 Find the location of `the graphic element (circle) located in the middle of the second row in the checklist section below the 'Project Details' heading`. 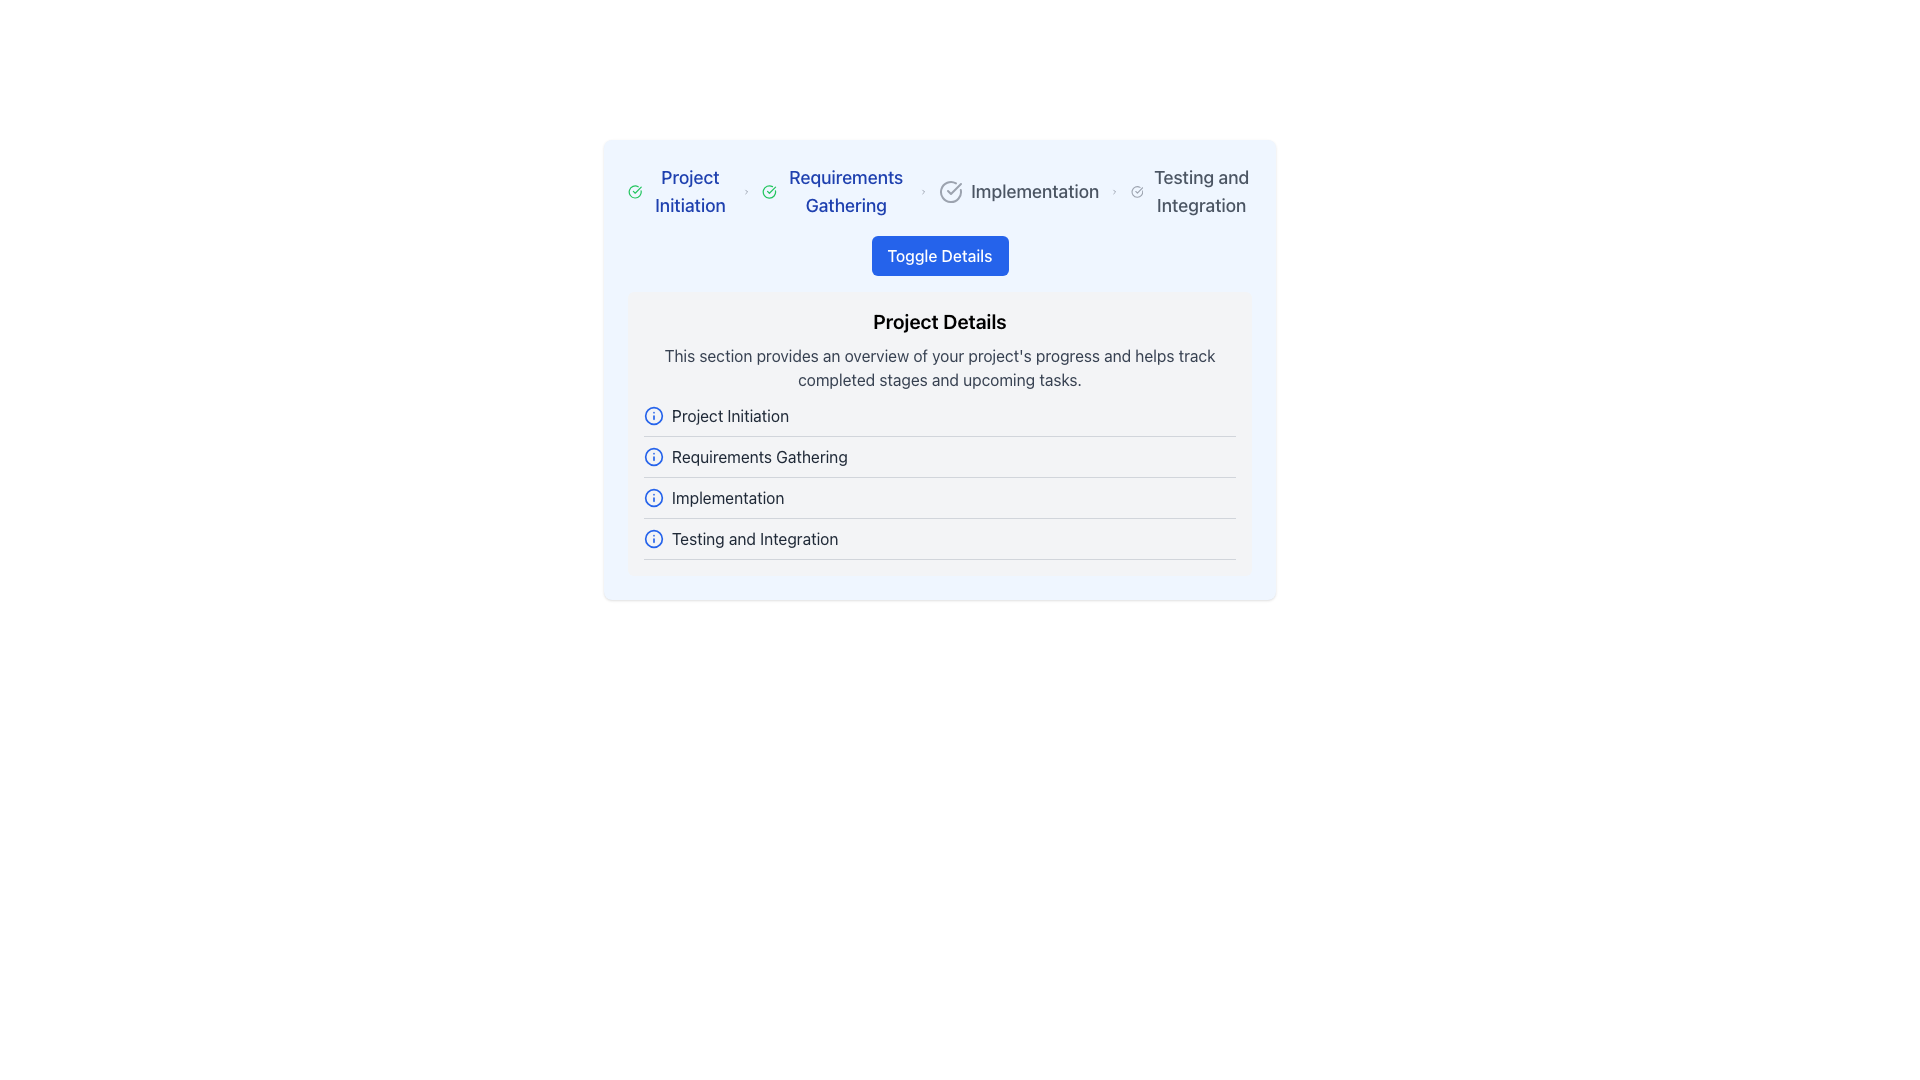

the graphic element (circle) located in the middle of the second row in the checklist section below the 'Project Details' heading is located at coordinates (653, 456).